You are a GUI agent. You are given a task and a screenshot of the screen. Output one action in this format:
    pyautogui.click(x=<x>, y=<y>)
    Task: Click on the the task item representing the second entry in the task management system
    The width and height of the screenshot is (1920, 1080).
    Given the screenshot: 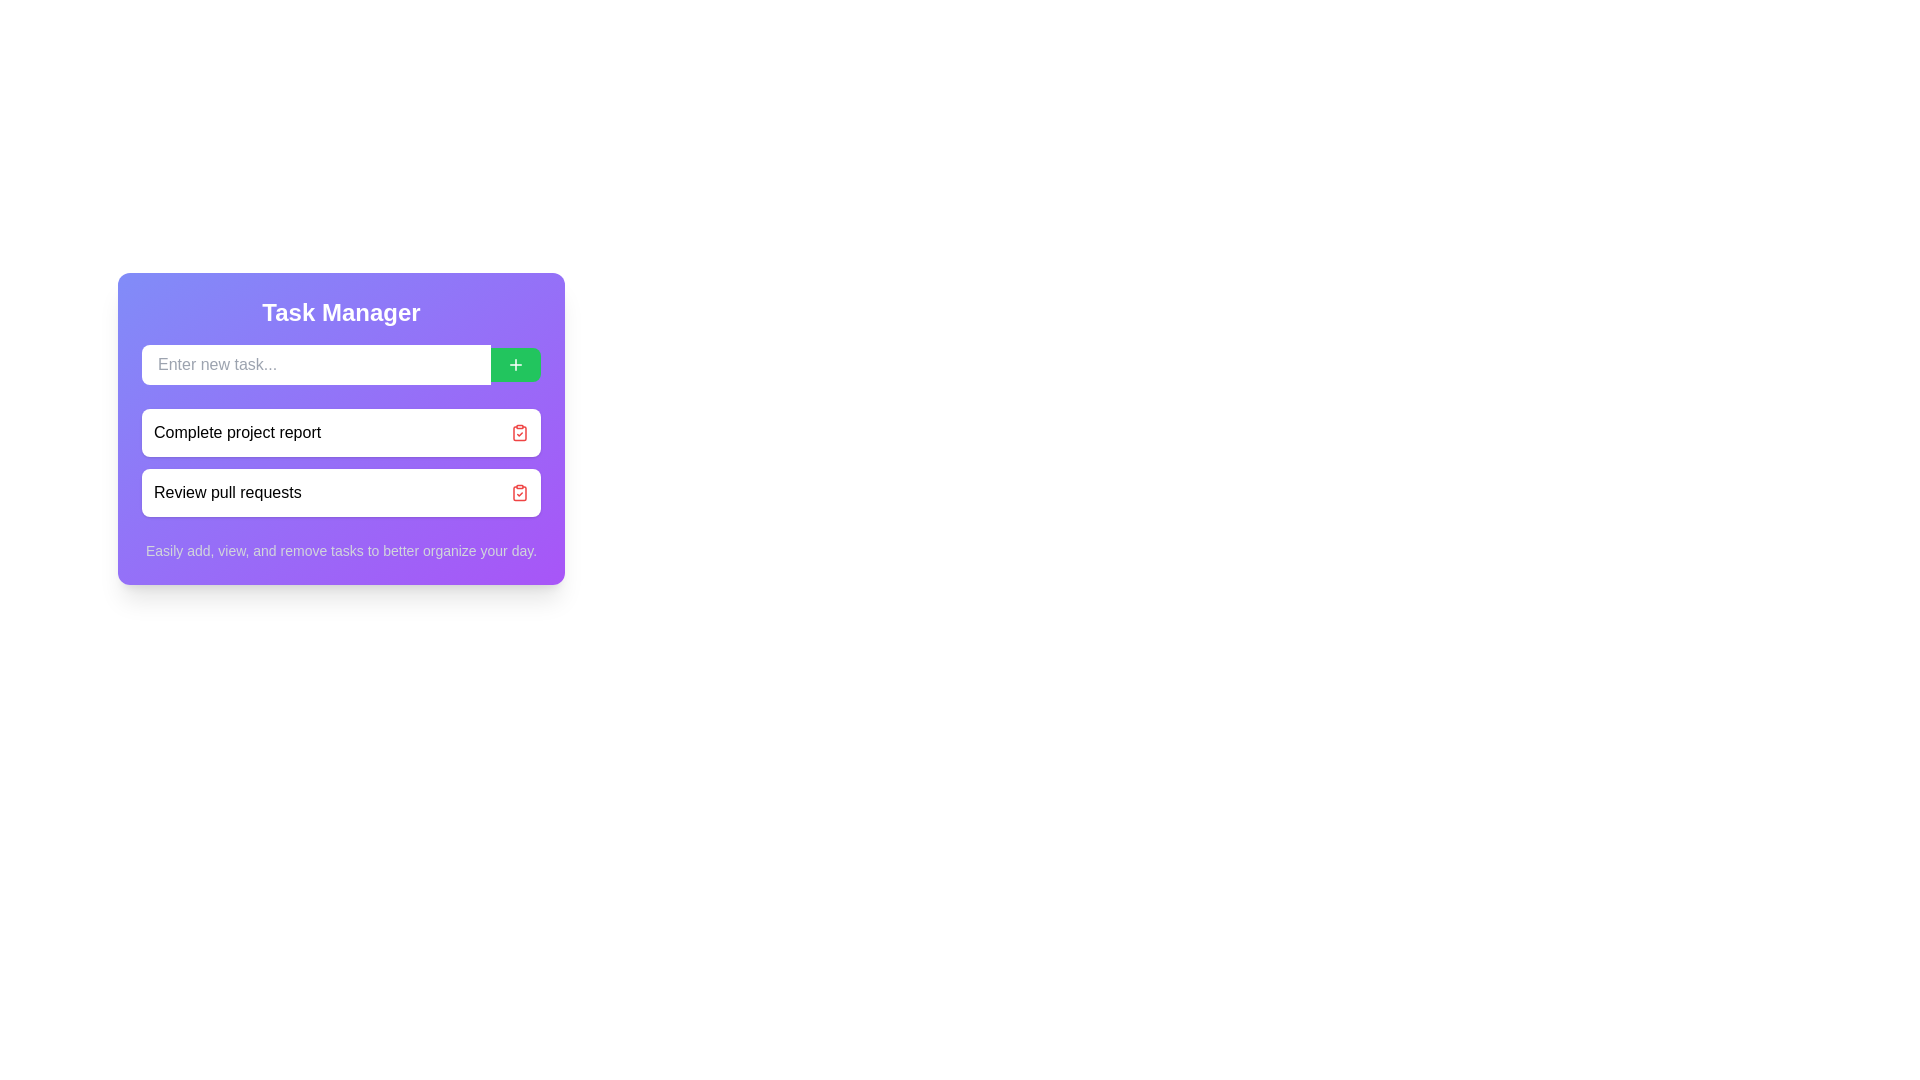 What is the action you would take?
    pyautogui.click(x=341, y=493)
    